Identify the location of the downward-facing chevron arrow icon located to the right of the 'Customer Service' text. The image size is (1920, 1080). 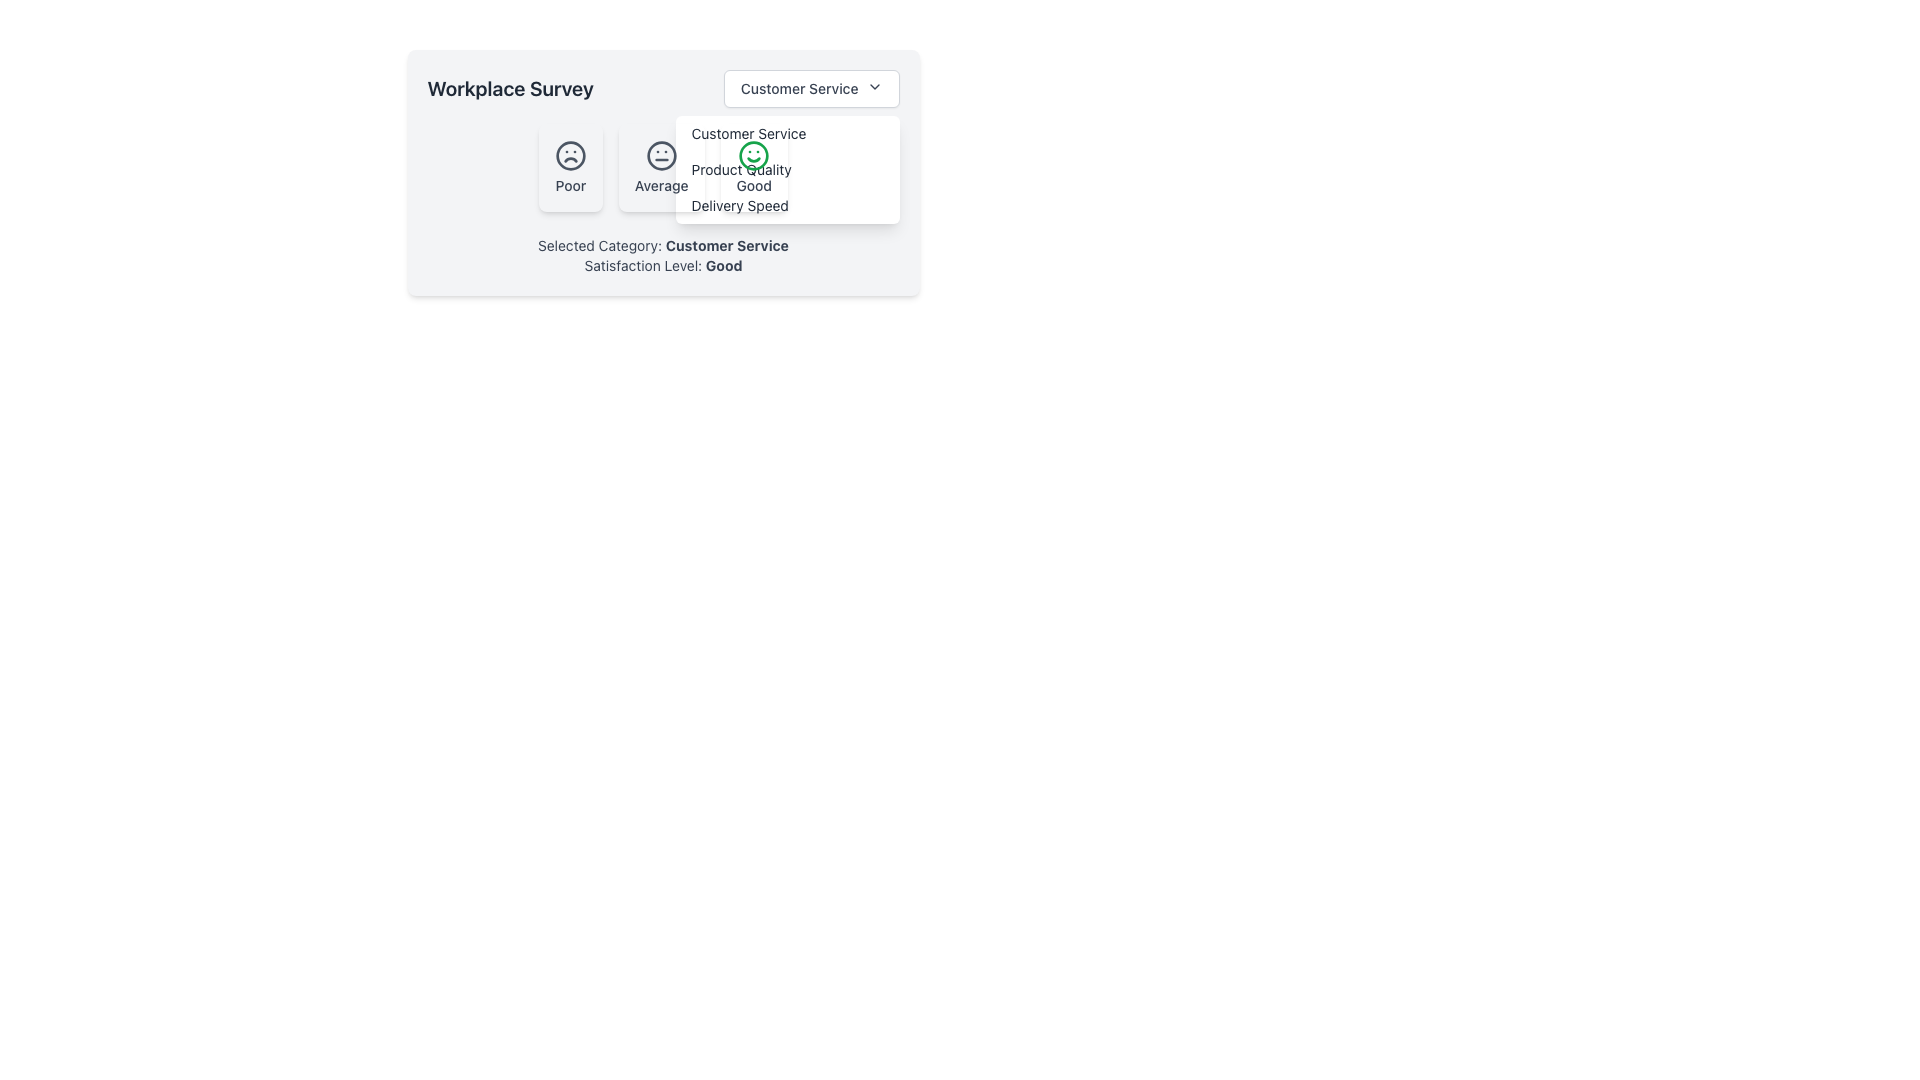
(874, 86).